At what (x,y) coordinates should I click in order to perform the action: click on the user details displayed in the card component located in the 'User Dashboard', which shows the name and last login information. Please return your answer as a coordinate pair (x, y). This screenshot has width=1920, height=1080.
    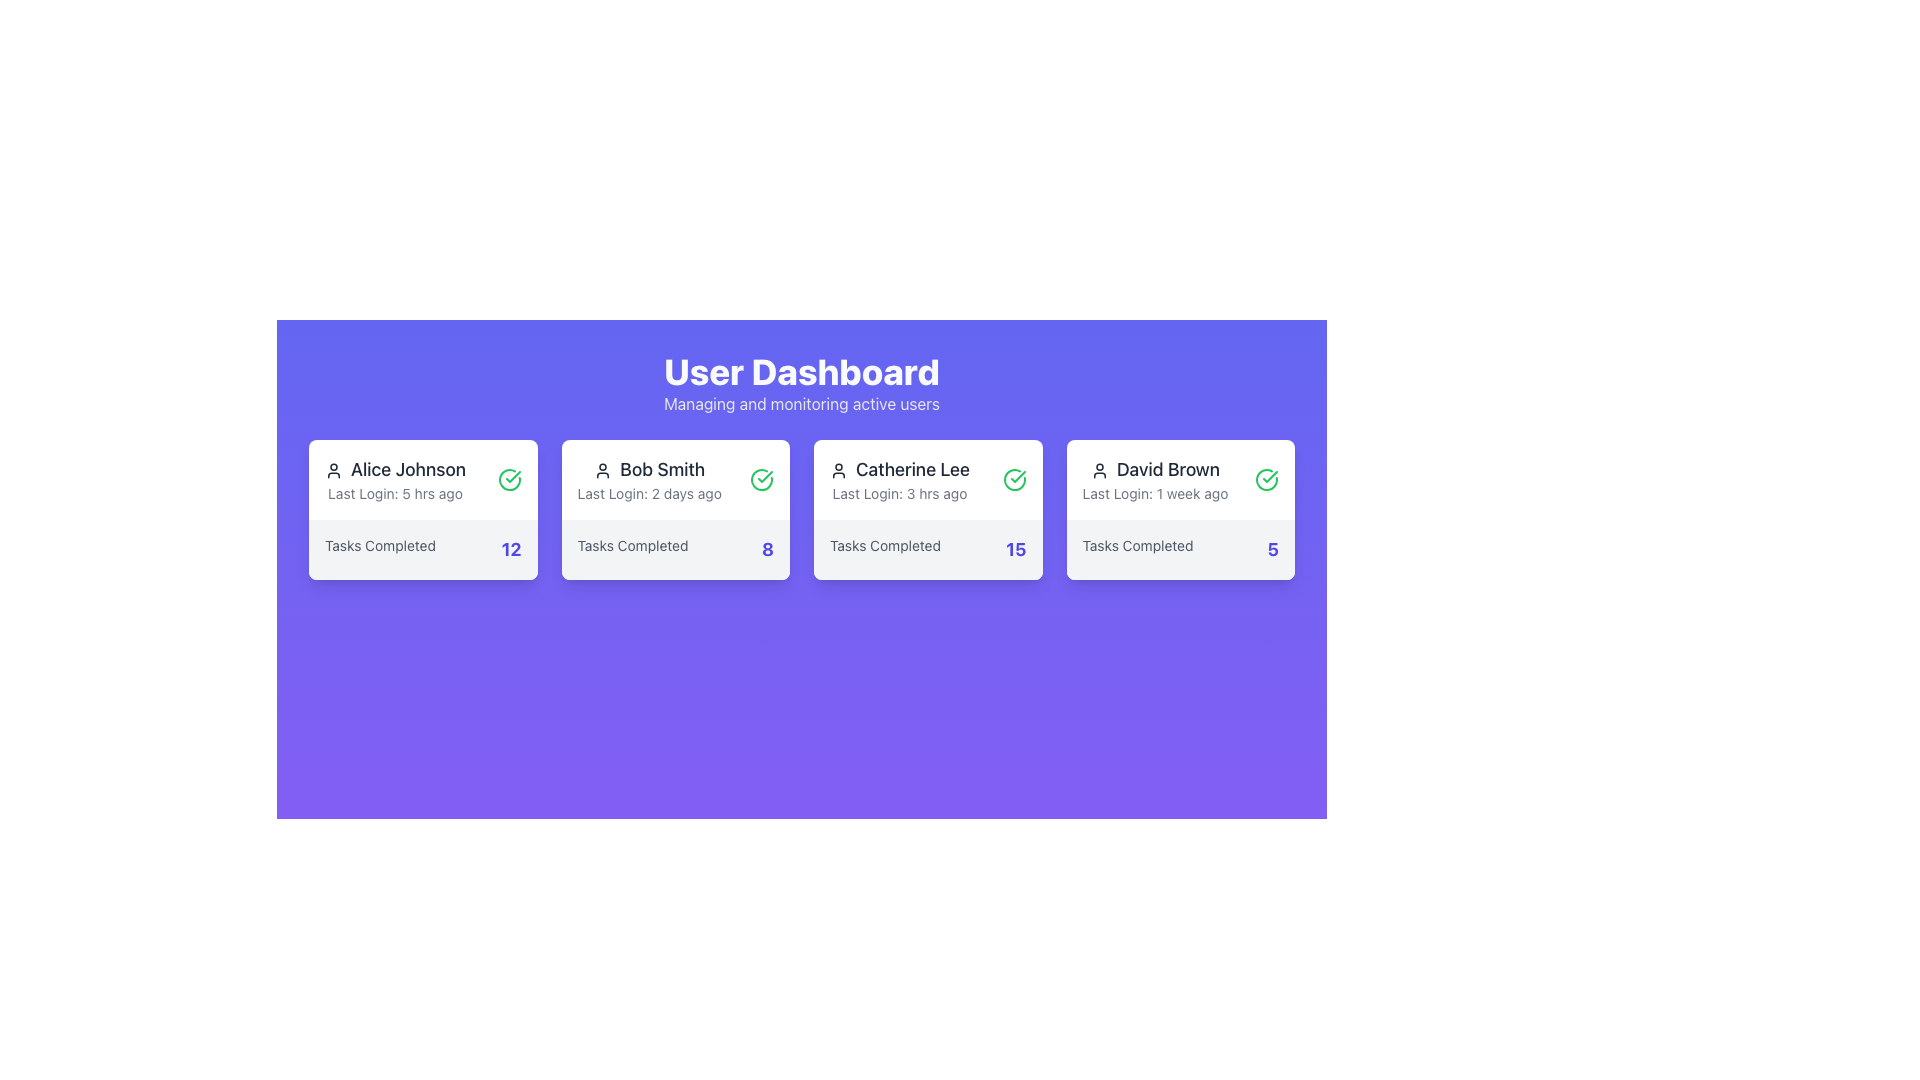
    Looking at the image, I should click on (1180, 479).